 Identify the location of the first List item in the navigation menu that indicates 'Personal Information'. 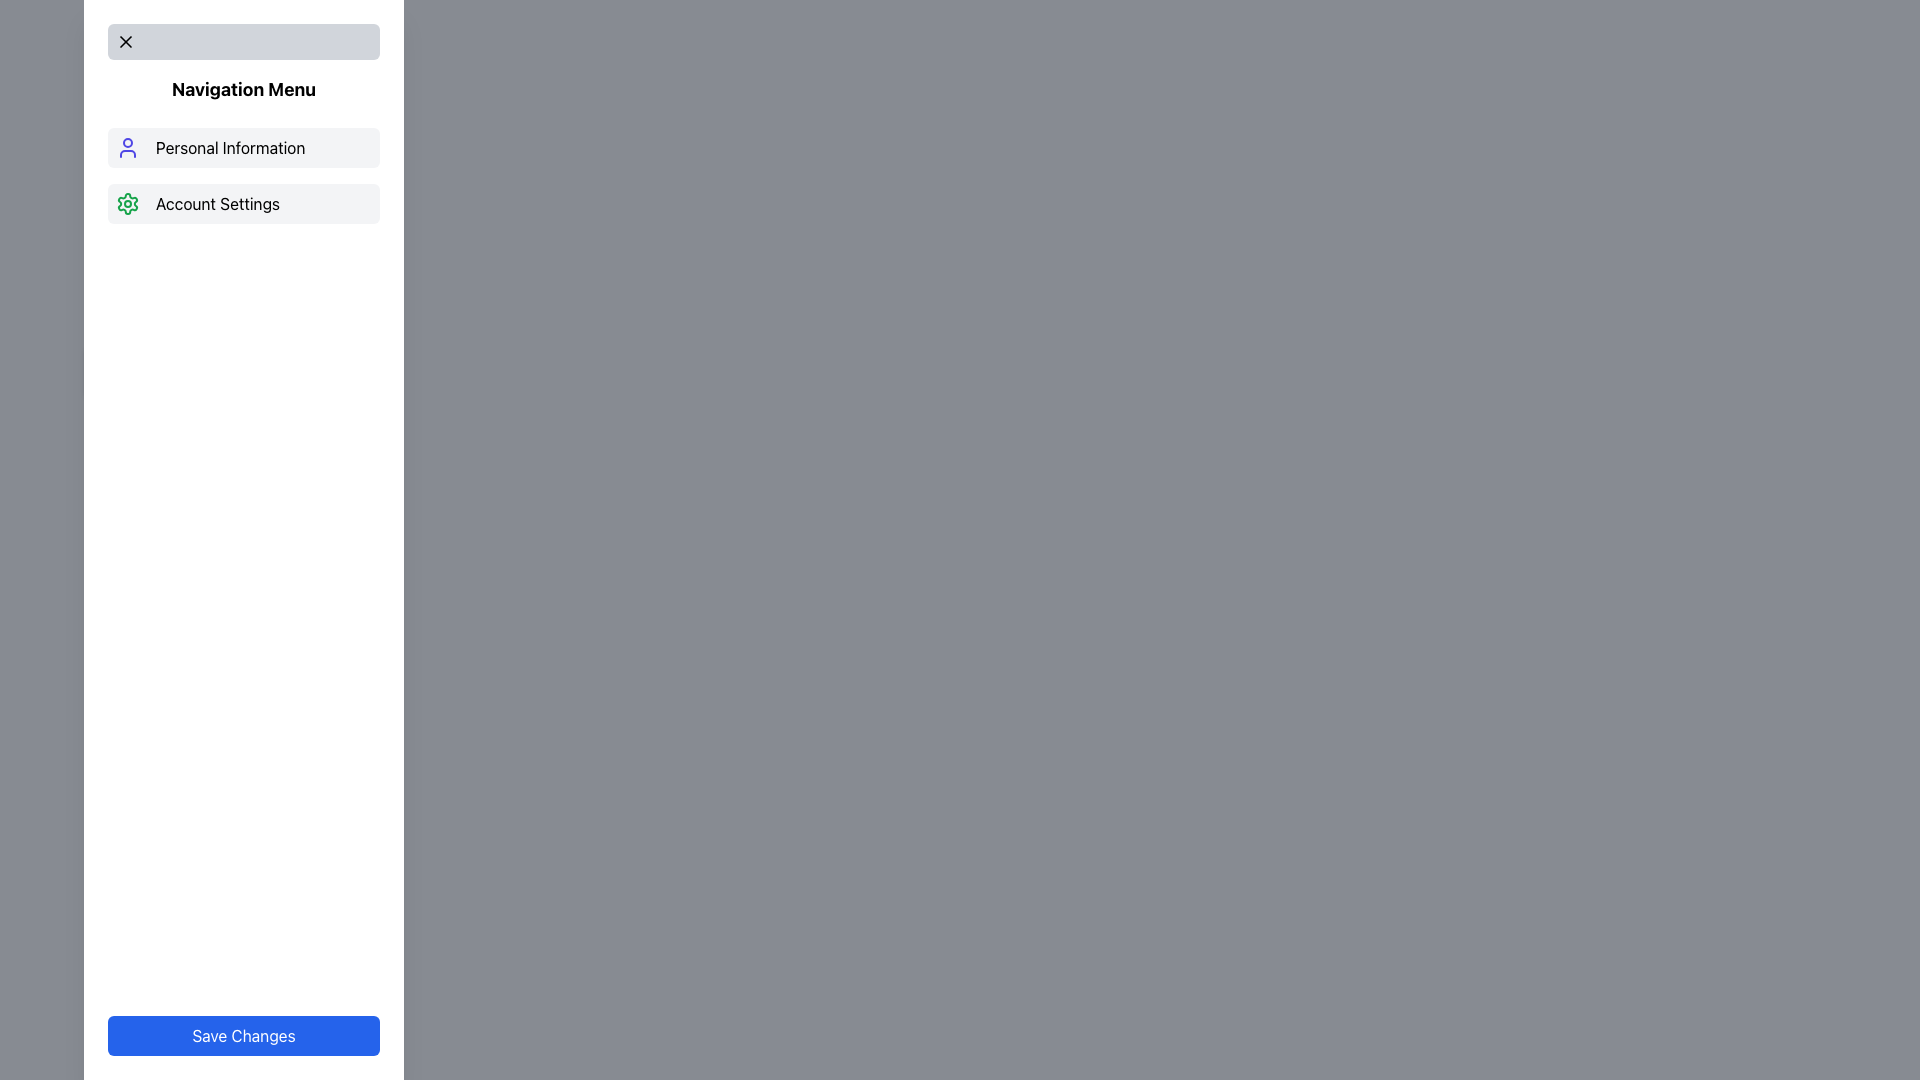
(243, 146).